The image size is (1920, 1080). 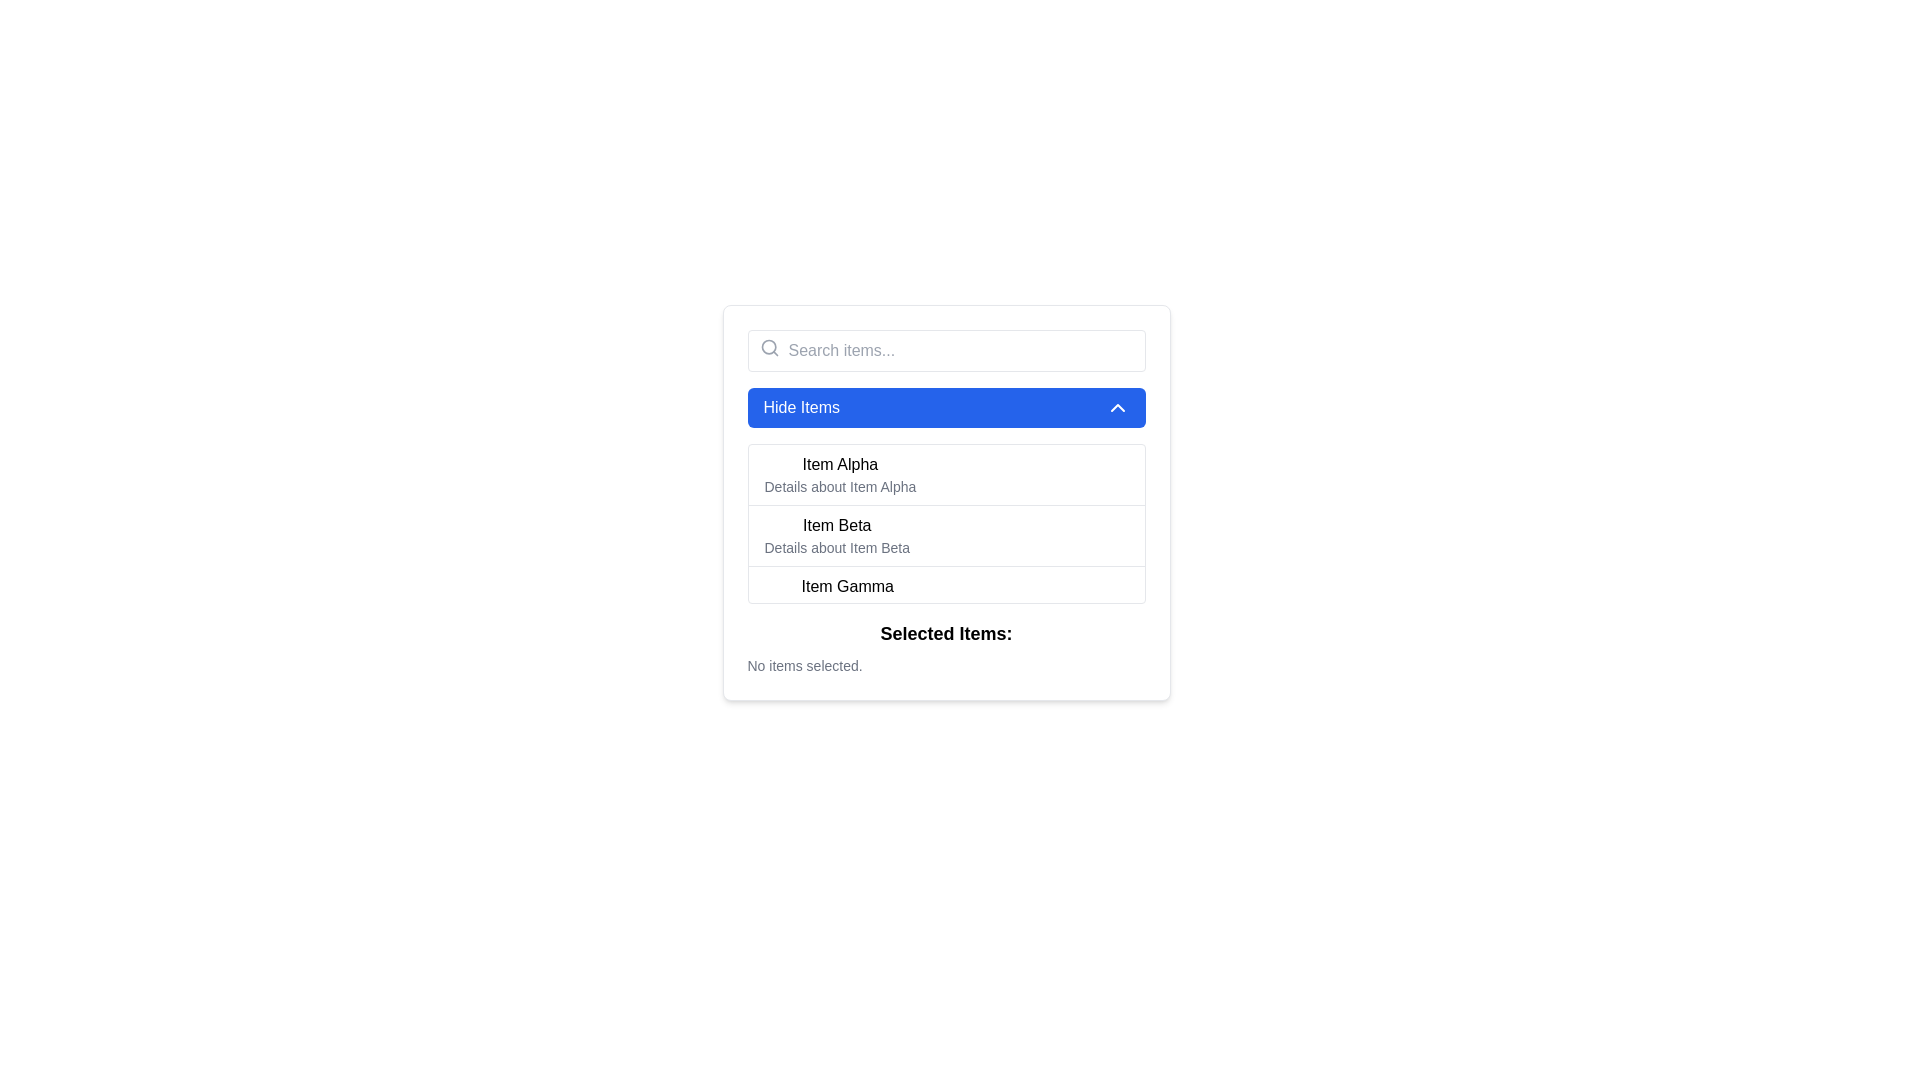 What do you see at coordinates (945, 407) in the screenshot?
I see `the button positioned below the search bar and above the list of items labeled 'Item Alpha', 'Item Beta', and 'Item Gamma'` at bounding box center [945, 407].